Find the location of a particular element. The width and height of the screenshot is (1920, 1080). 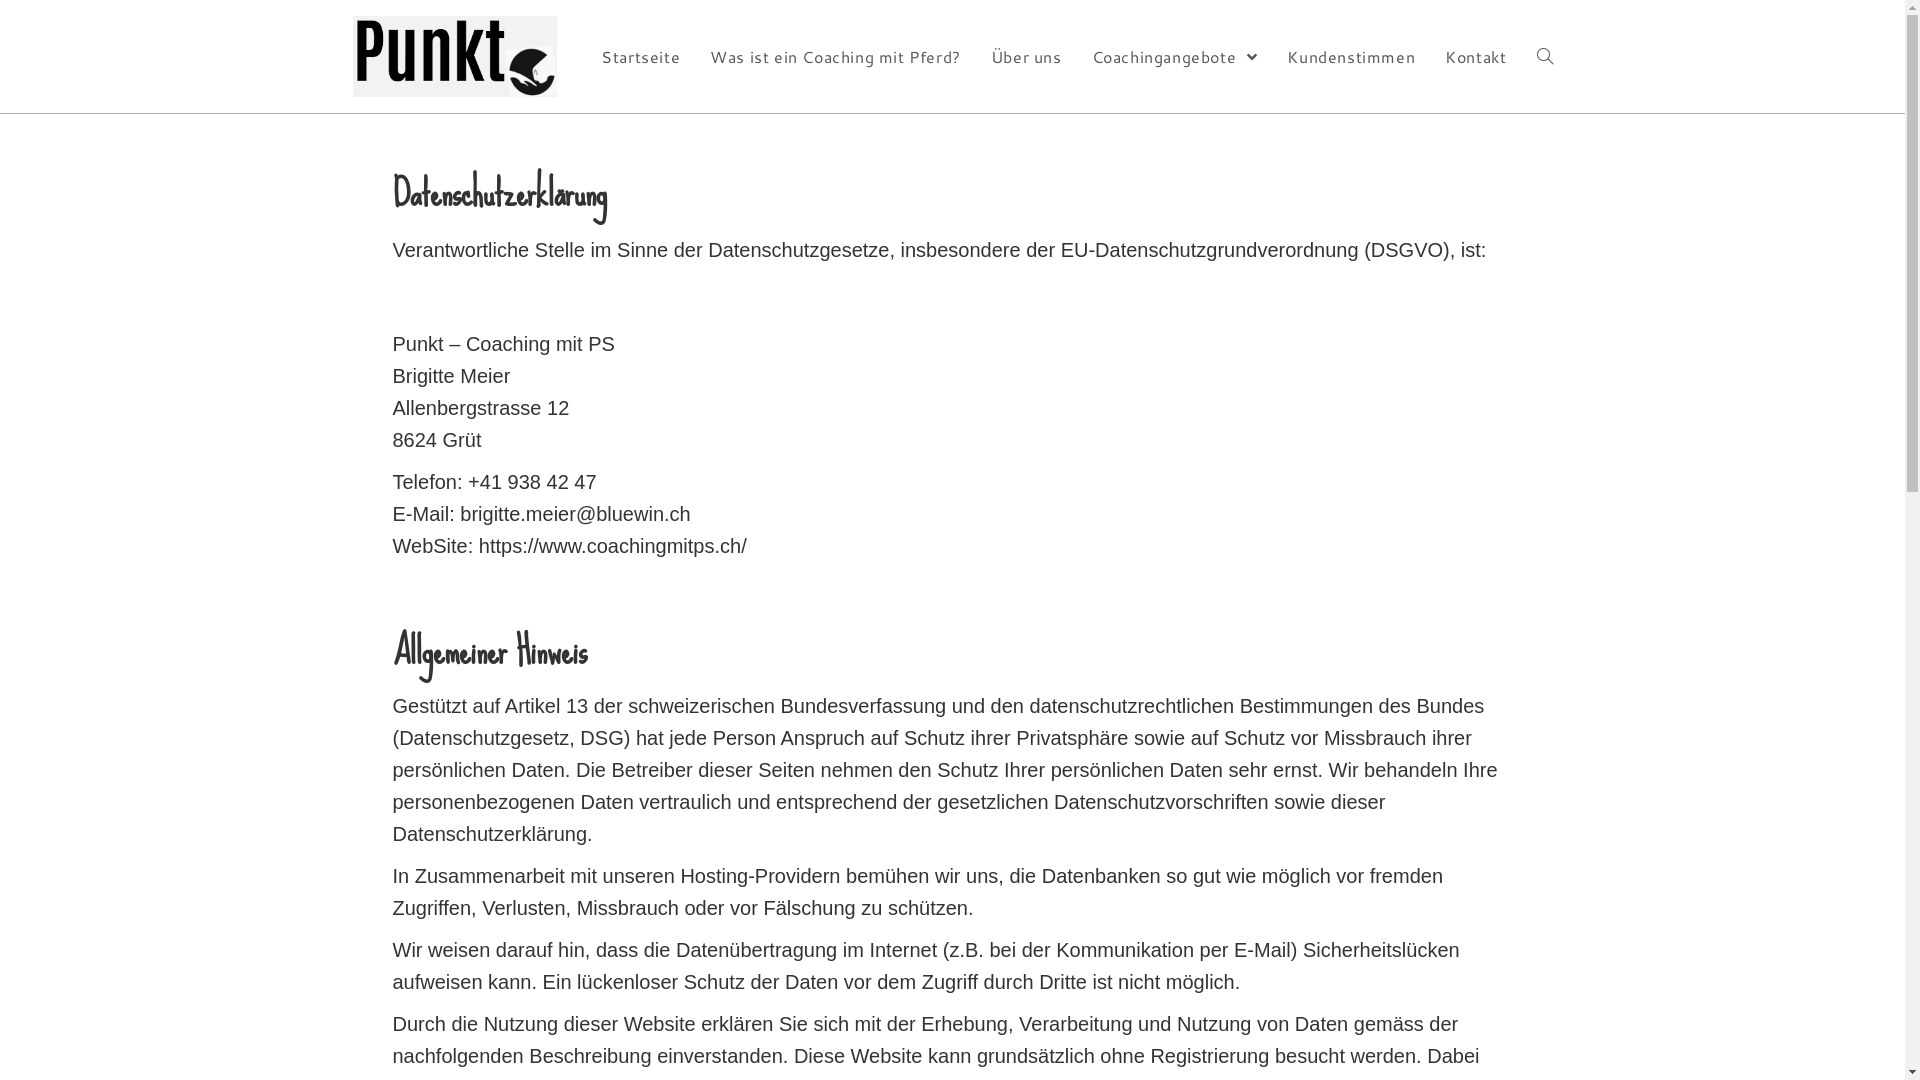

'Kontakt' is located at coordinates (1475, 55).